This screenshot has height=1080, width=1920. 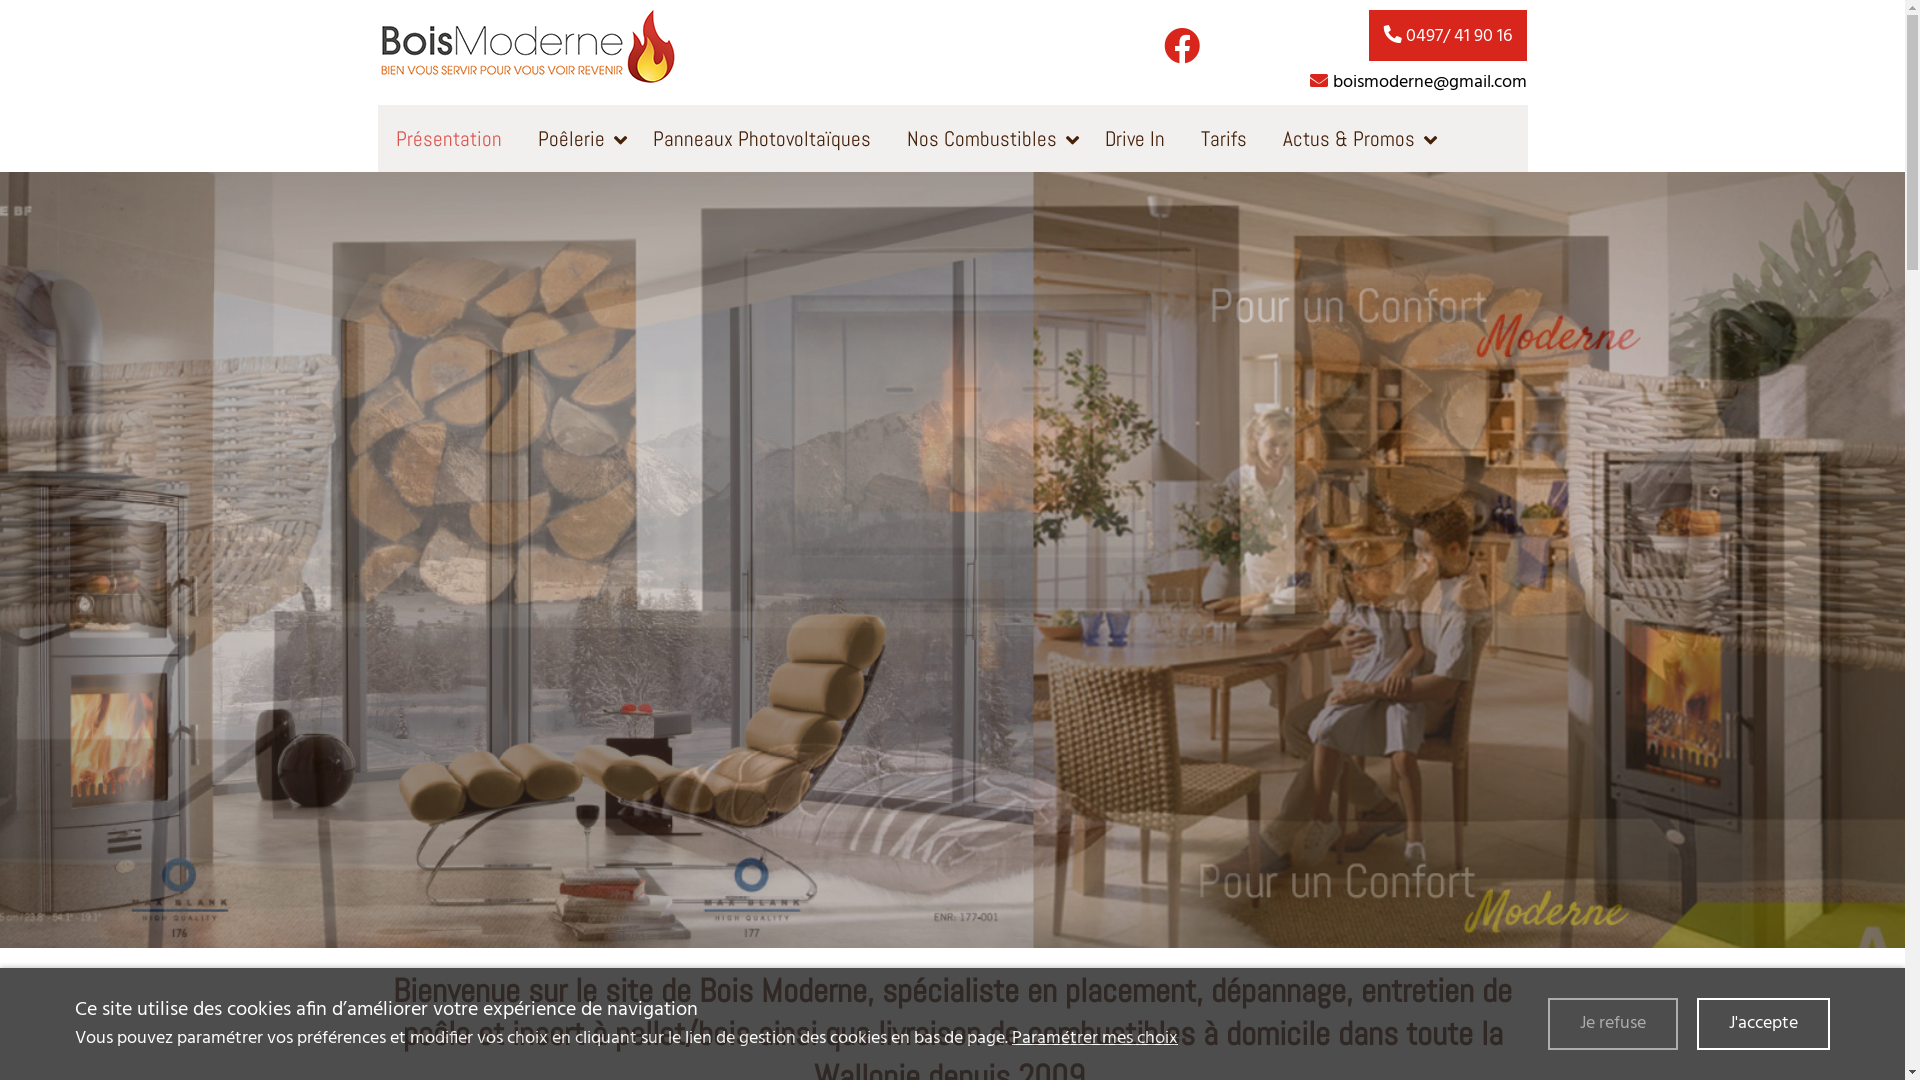 What do you see at coordinates (987, 137) in the screenshot?
I see `'Nos Combustibles'` at bounding box center [987, 137].